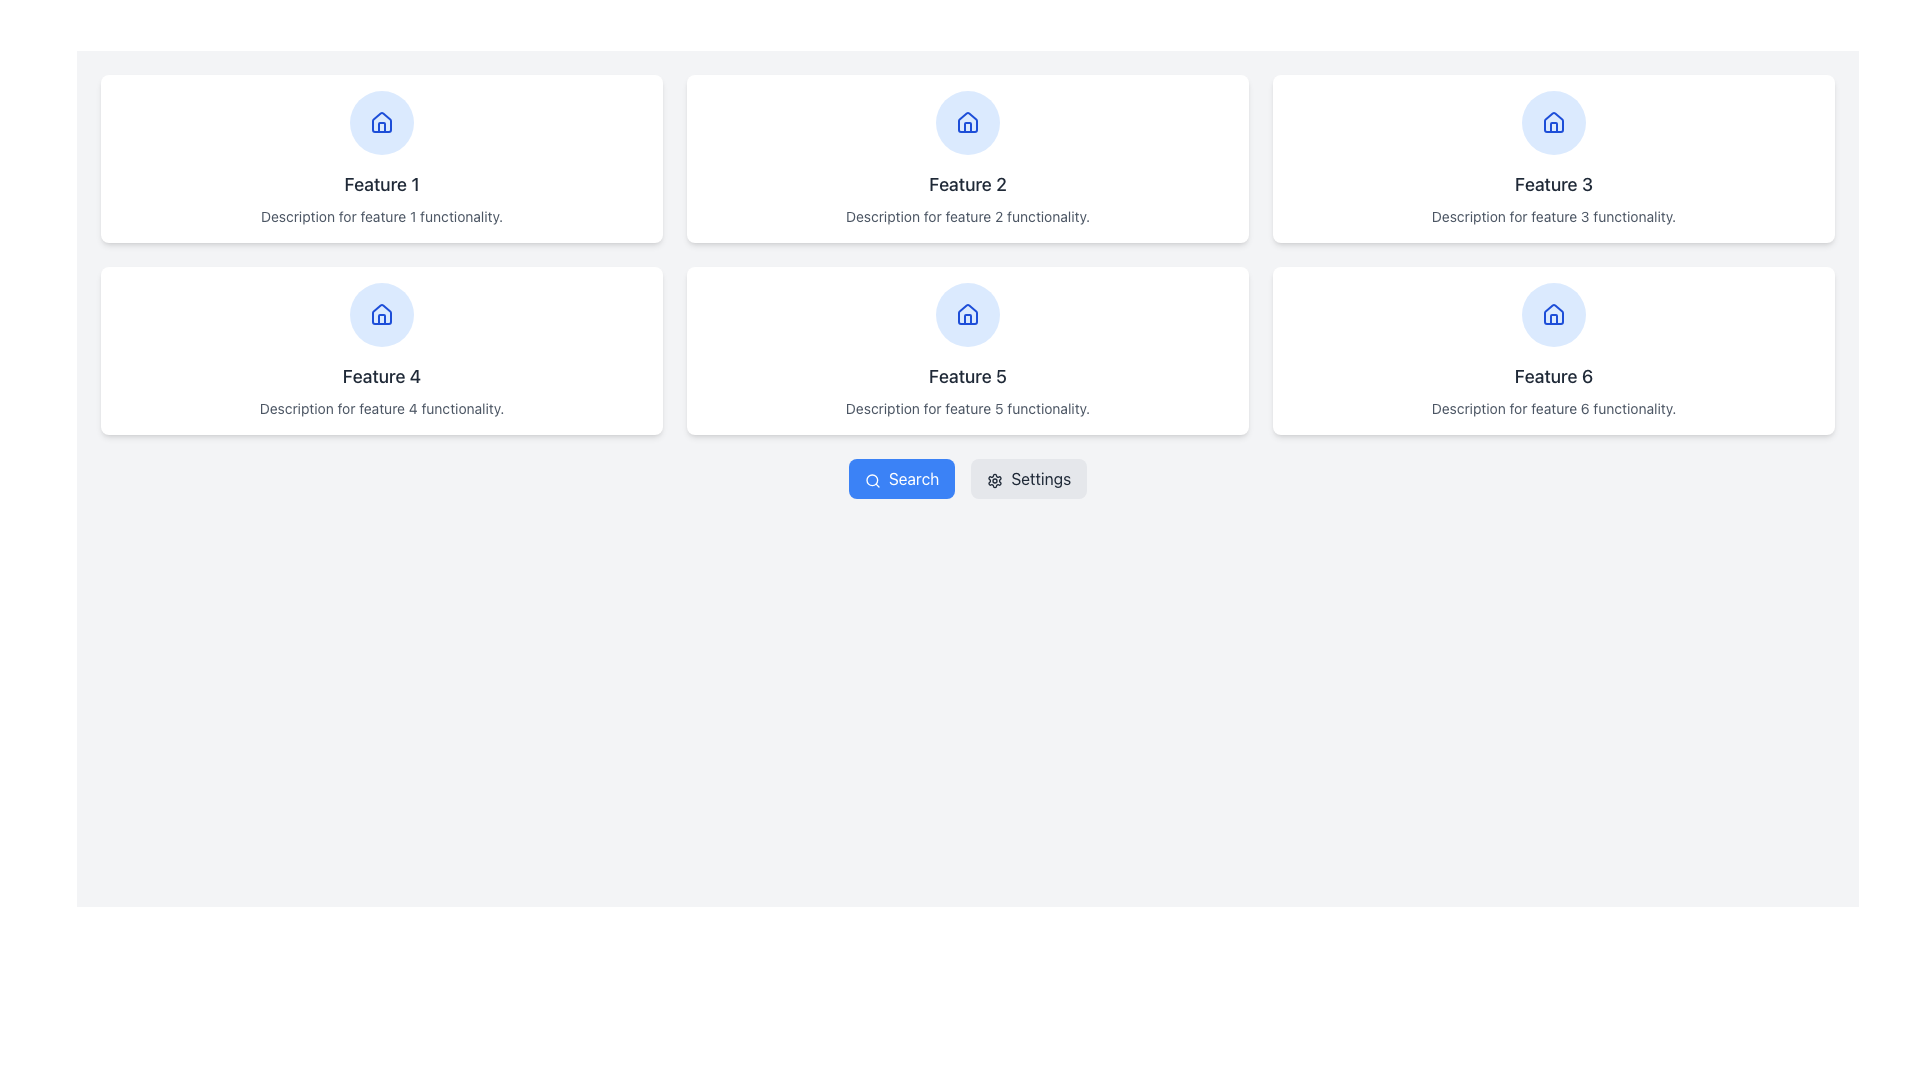 Image resolution: width=1920 pixels, height=1080 pixels. What do you see at coordinates (382, 315) in the screenshot?
I see `the graphical icon representing 'Feature 4' located at the top center of the panel labeled 'Feature 4' to visually associate it with the feature's functionality` at bounding box center [382, 315].